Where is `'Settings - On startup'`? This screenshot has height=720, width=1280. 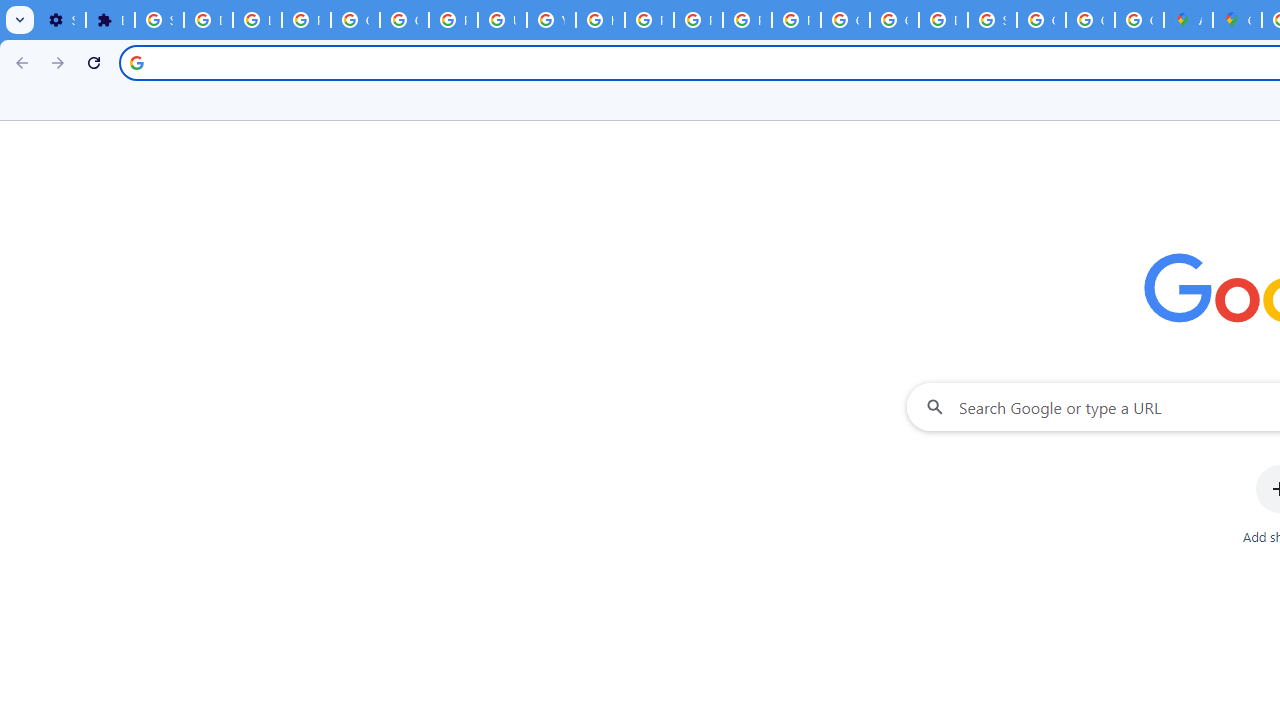 'Settings - On startup' is located at coordinates (61, 20).